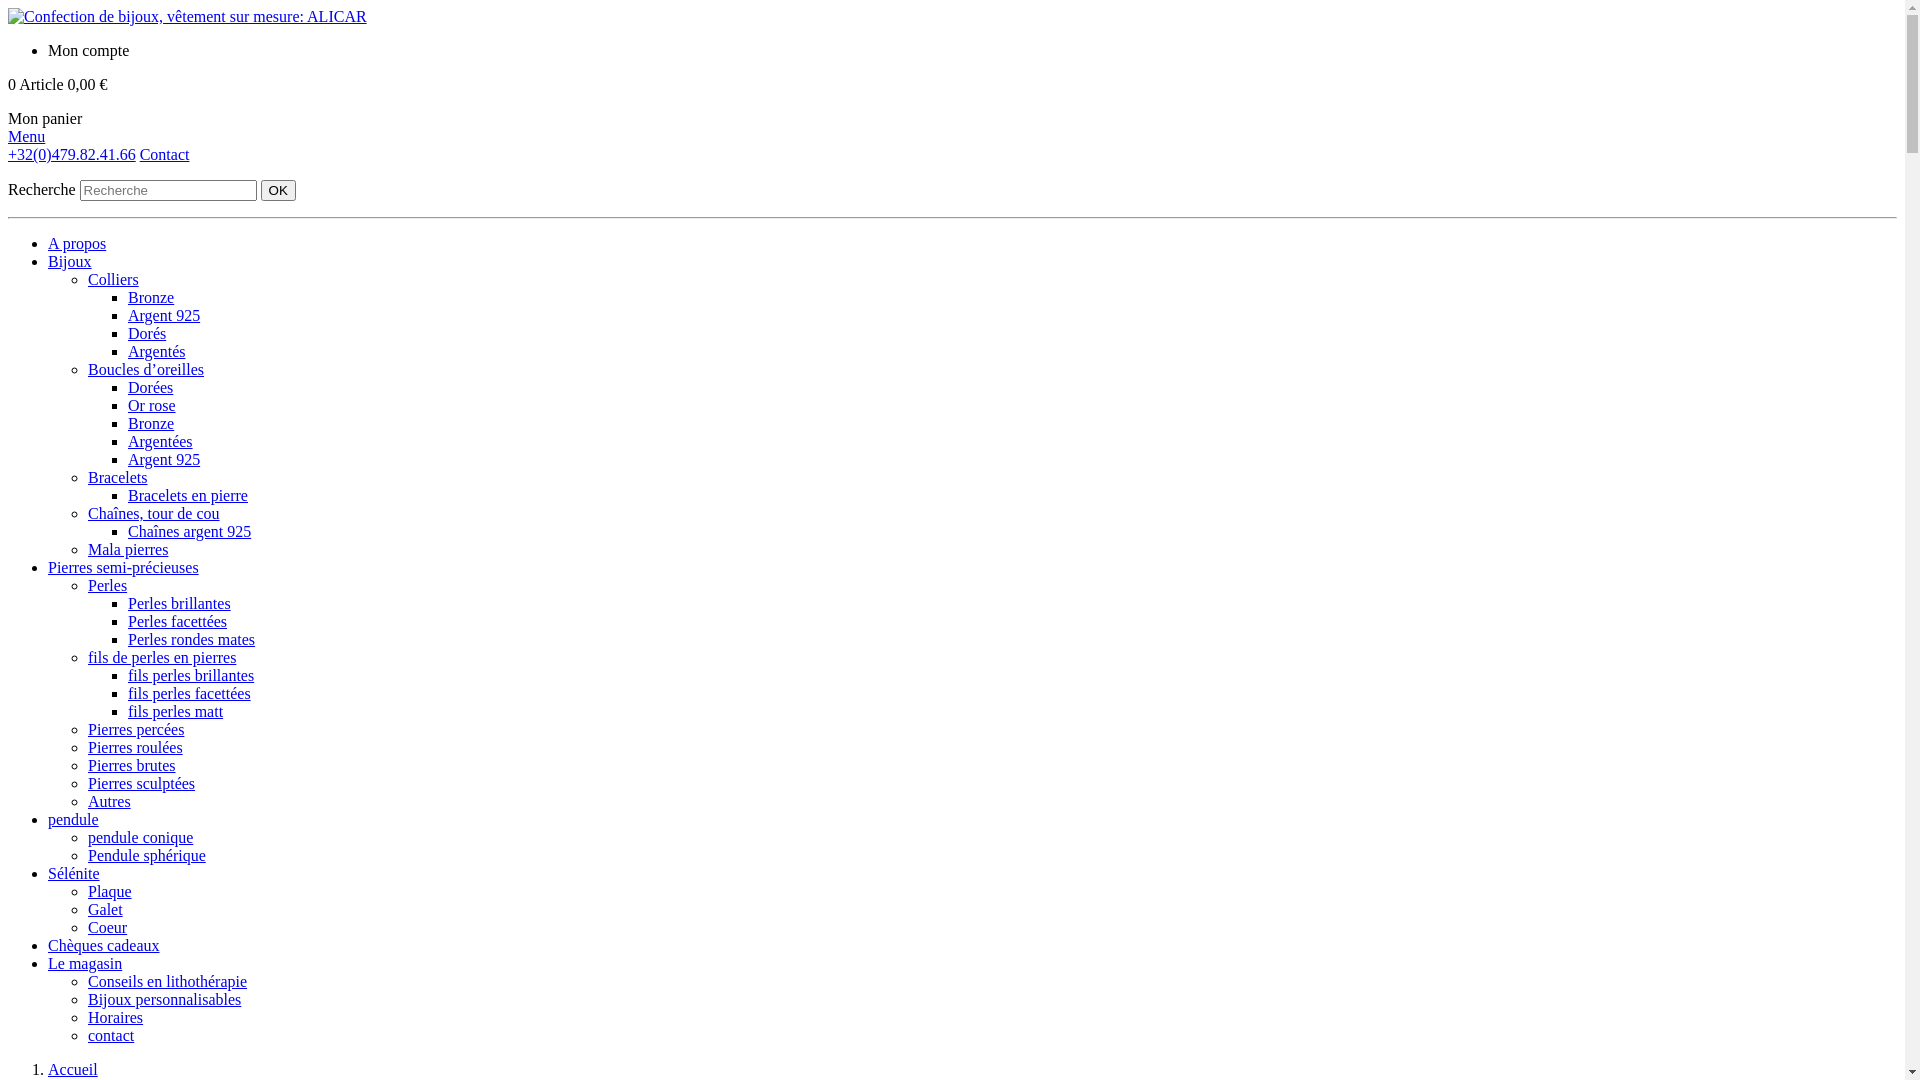  Describe the element at coordinates (162, 657) in the screenshot. I see `'fils de perles en pierres'` at that location.